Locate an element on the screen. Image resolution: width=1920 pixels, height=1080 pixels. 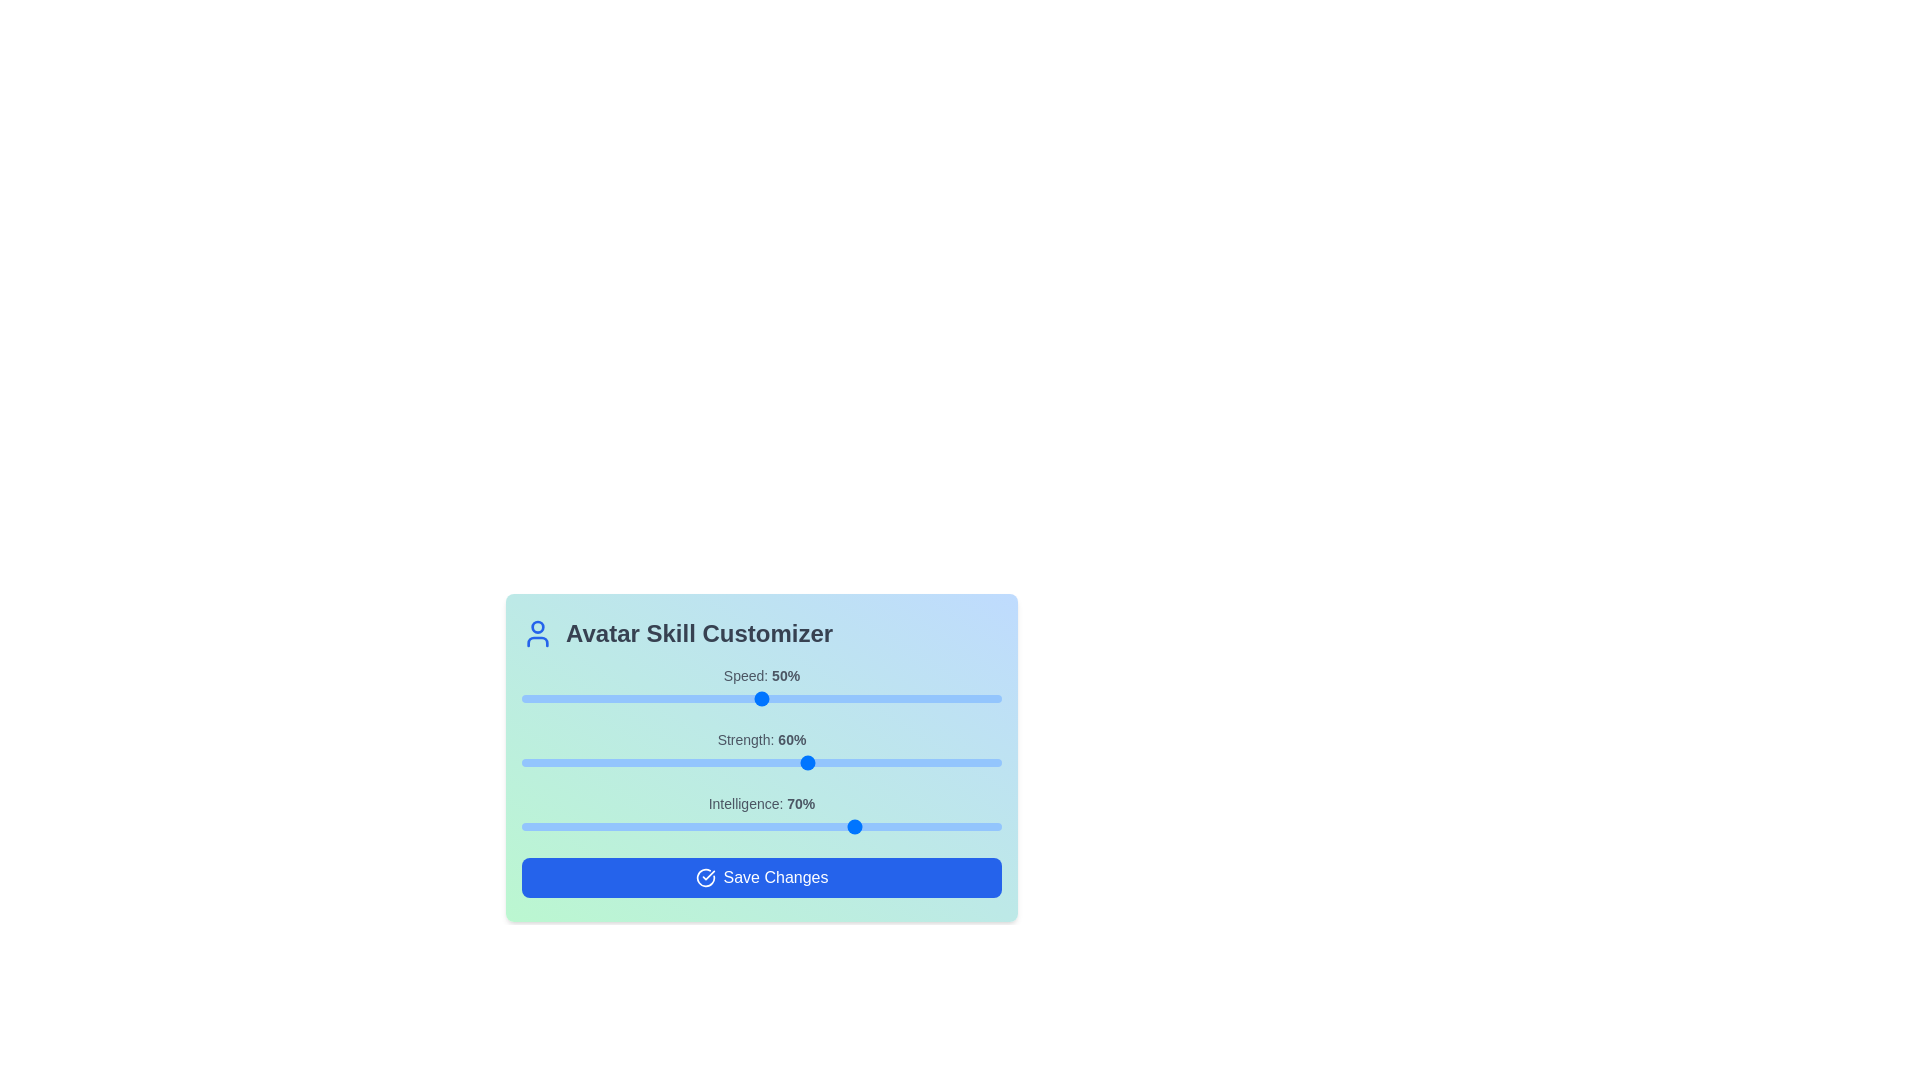
the static text that displays the intelligence skill value, located to the right of the 'Intelligence:' label in the 'Avatar Skill Customizer' panel is located at coordinates (801, 802).